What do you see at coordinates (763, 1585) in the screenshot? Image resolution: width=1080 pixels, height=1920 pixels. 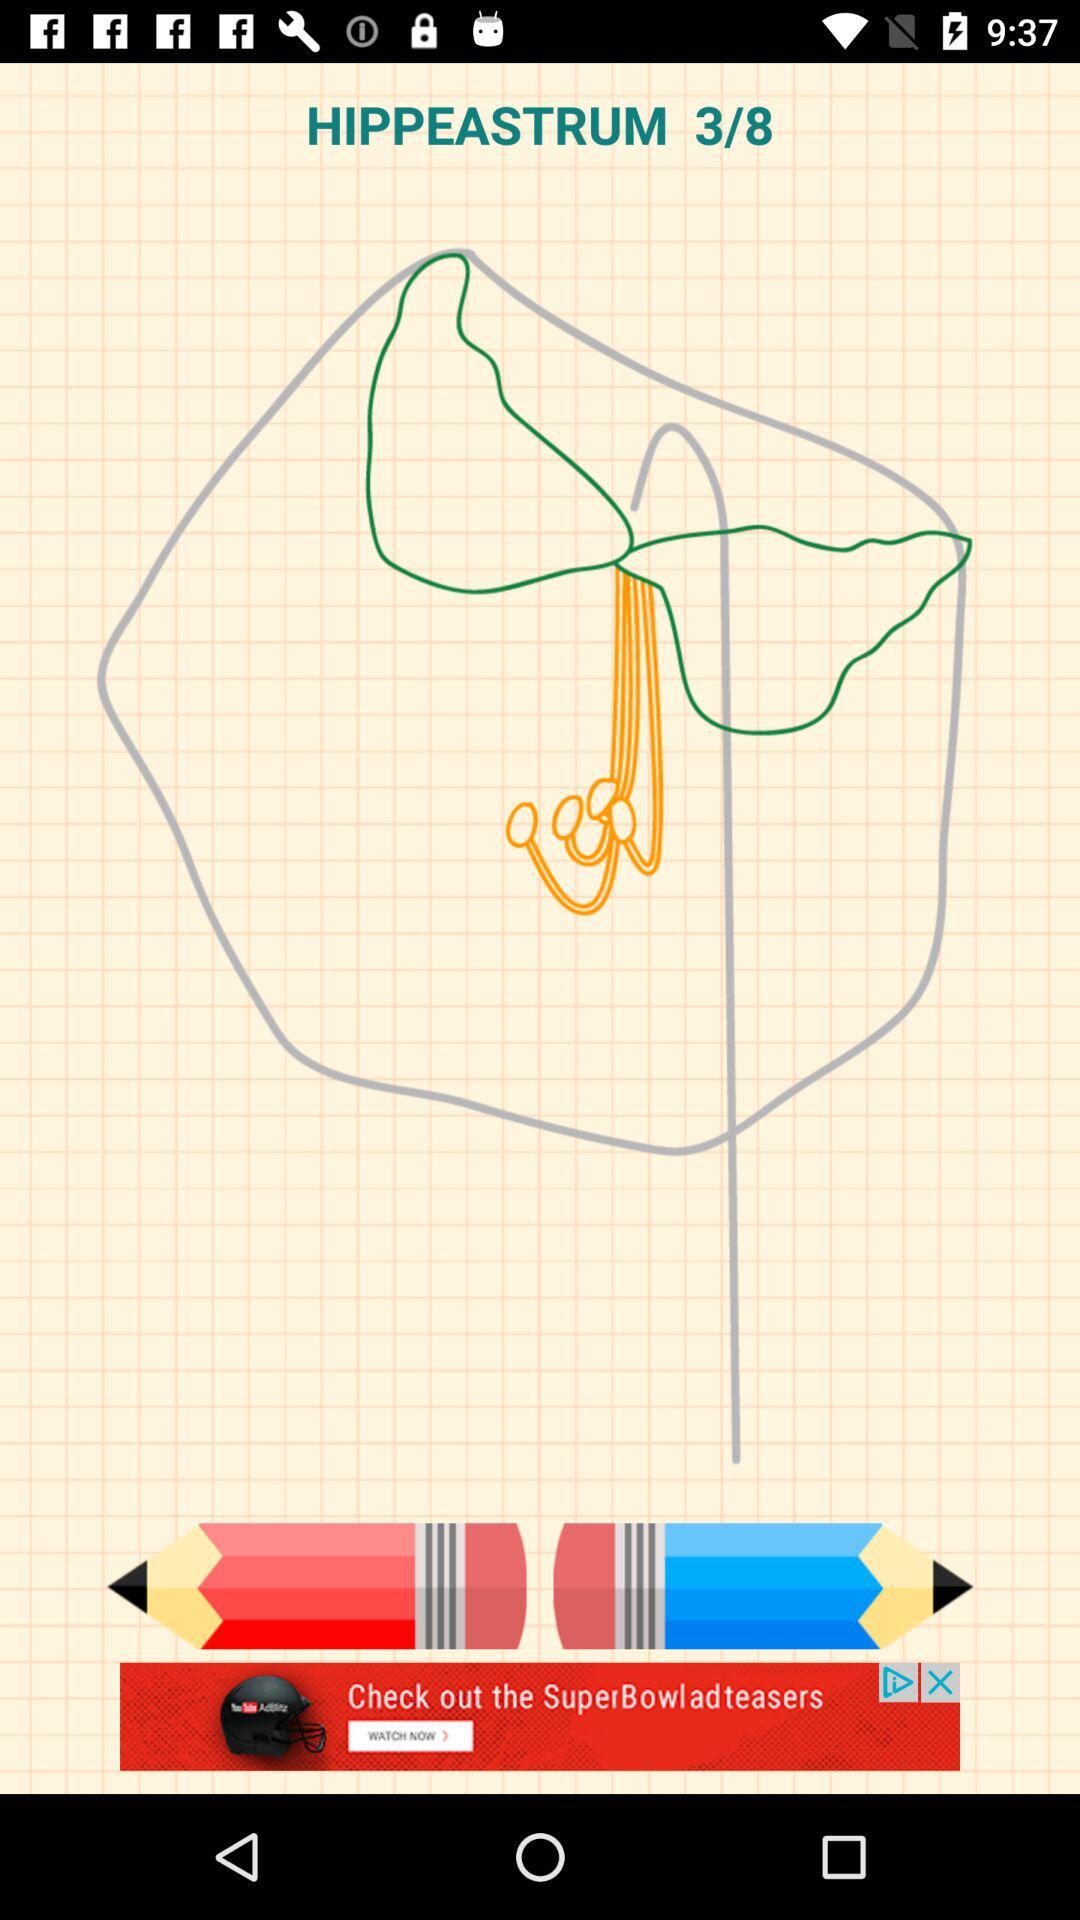 I see `pencil to draw` at bounding box center [763, 1585].